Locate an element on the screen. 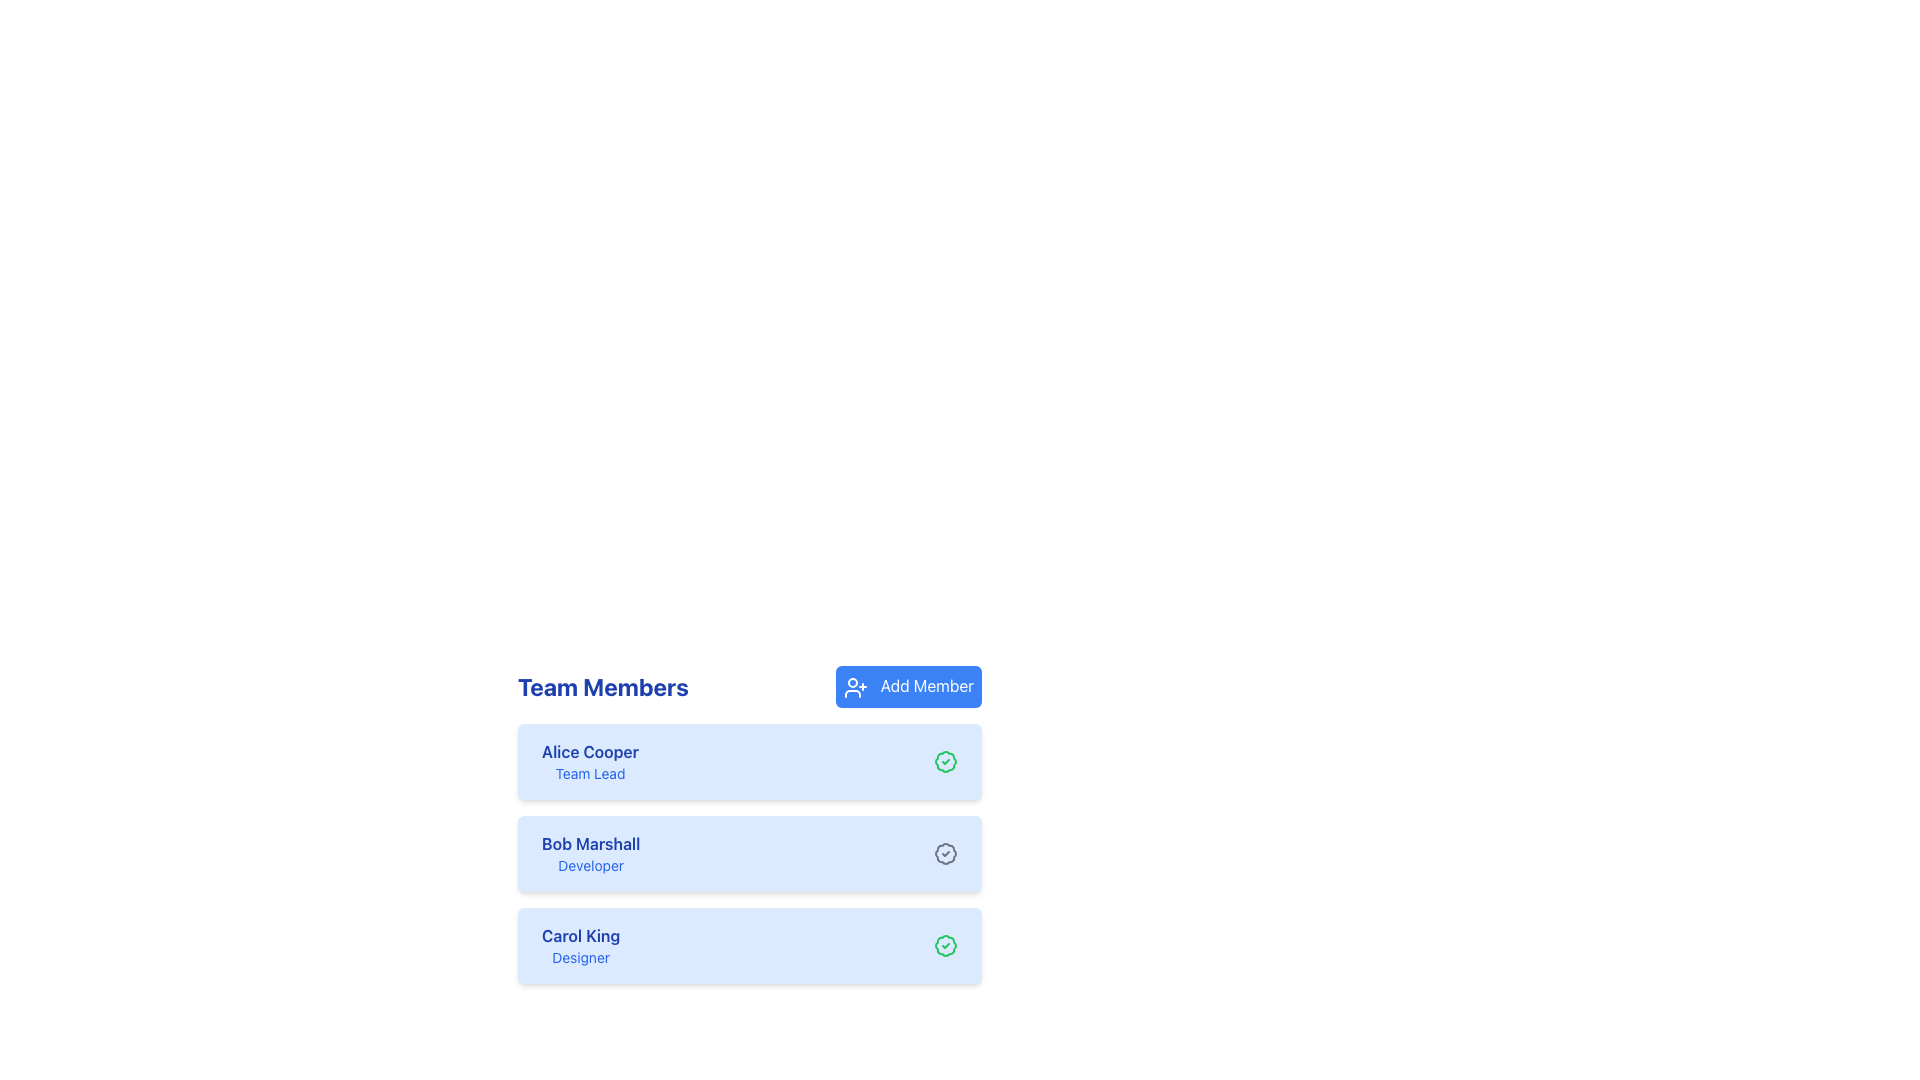  the circular decorative pattern resembling a badge or seal that is styled in green, located in the rightmost position of the third list item under 'Team Members', corresponding to 'Carol King Designer' is located at coordinates (944, 761).